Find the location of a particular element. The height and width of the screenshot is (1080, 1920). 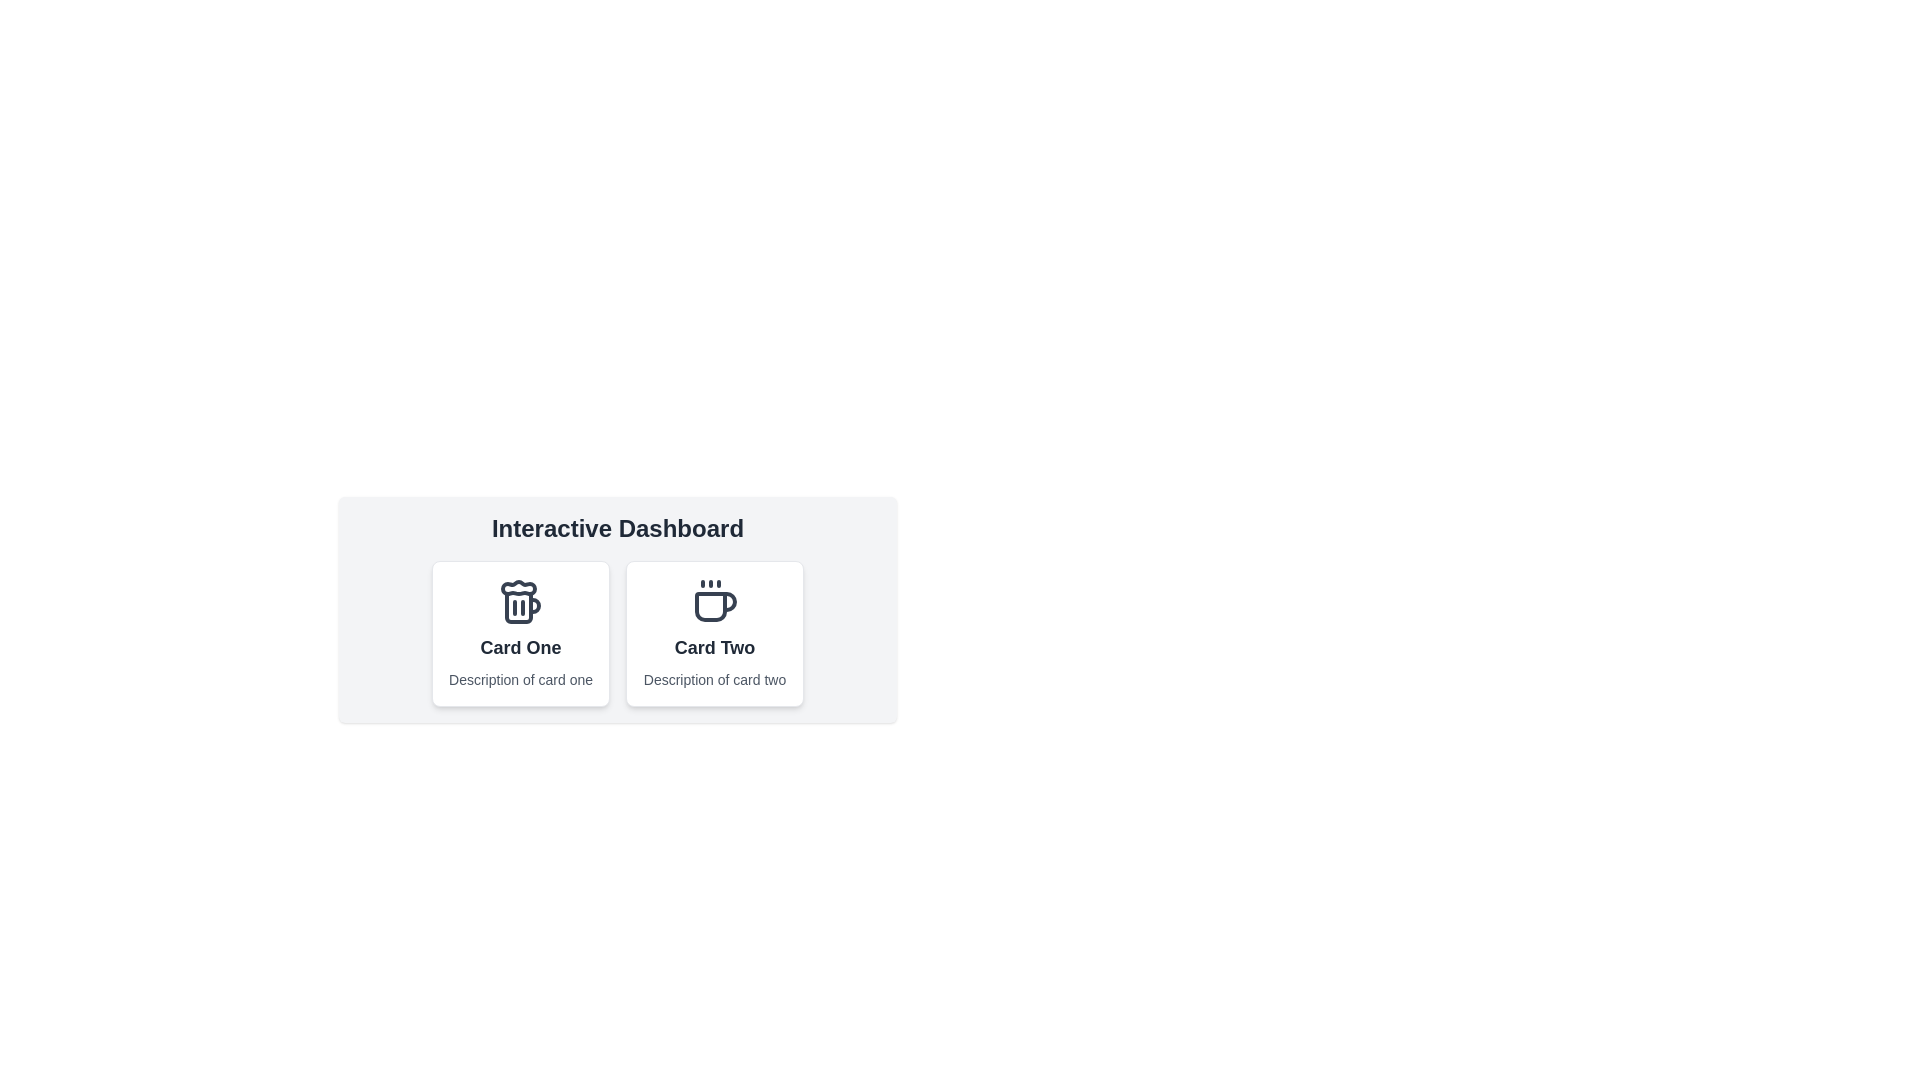

the coffee cup icon located in 'Card Two' beneath the 'Interactive Dashboard' heading is located at coordinates (715, 600).